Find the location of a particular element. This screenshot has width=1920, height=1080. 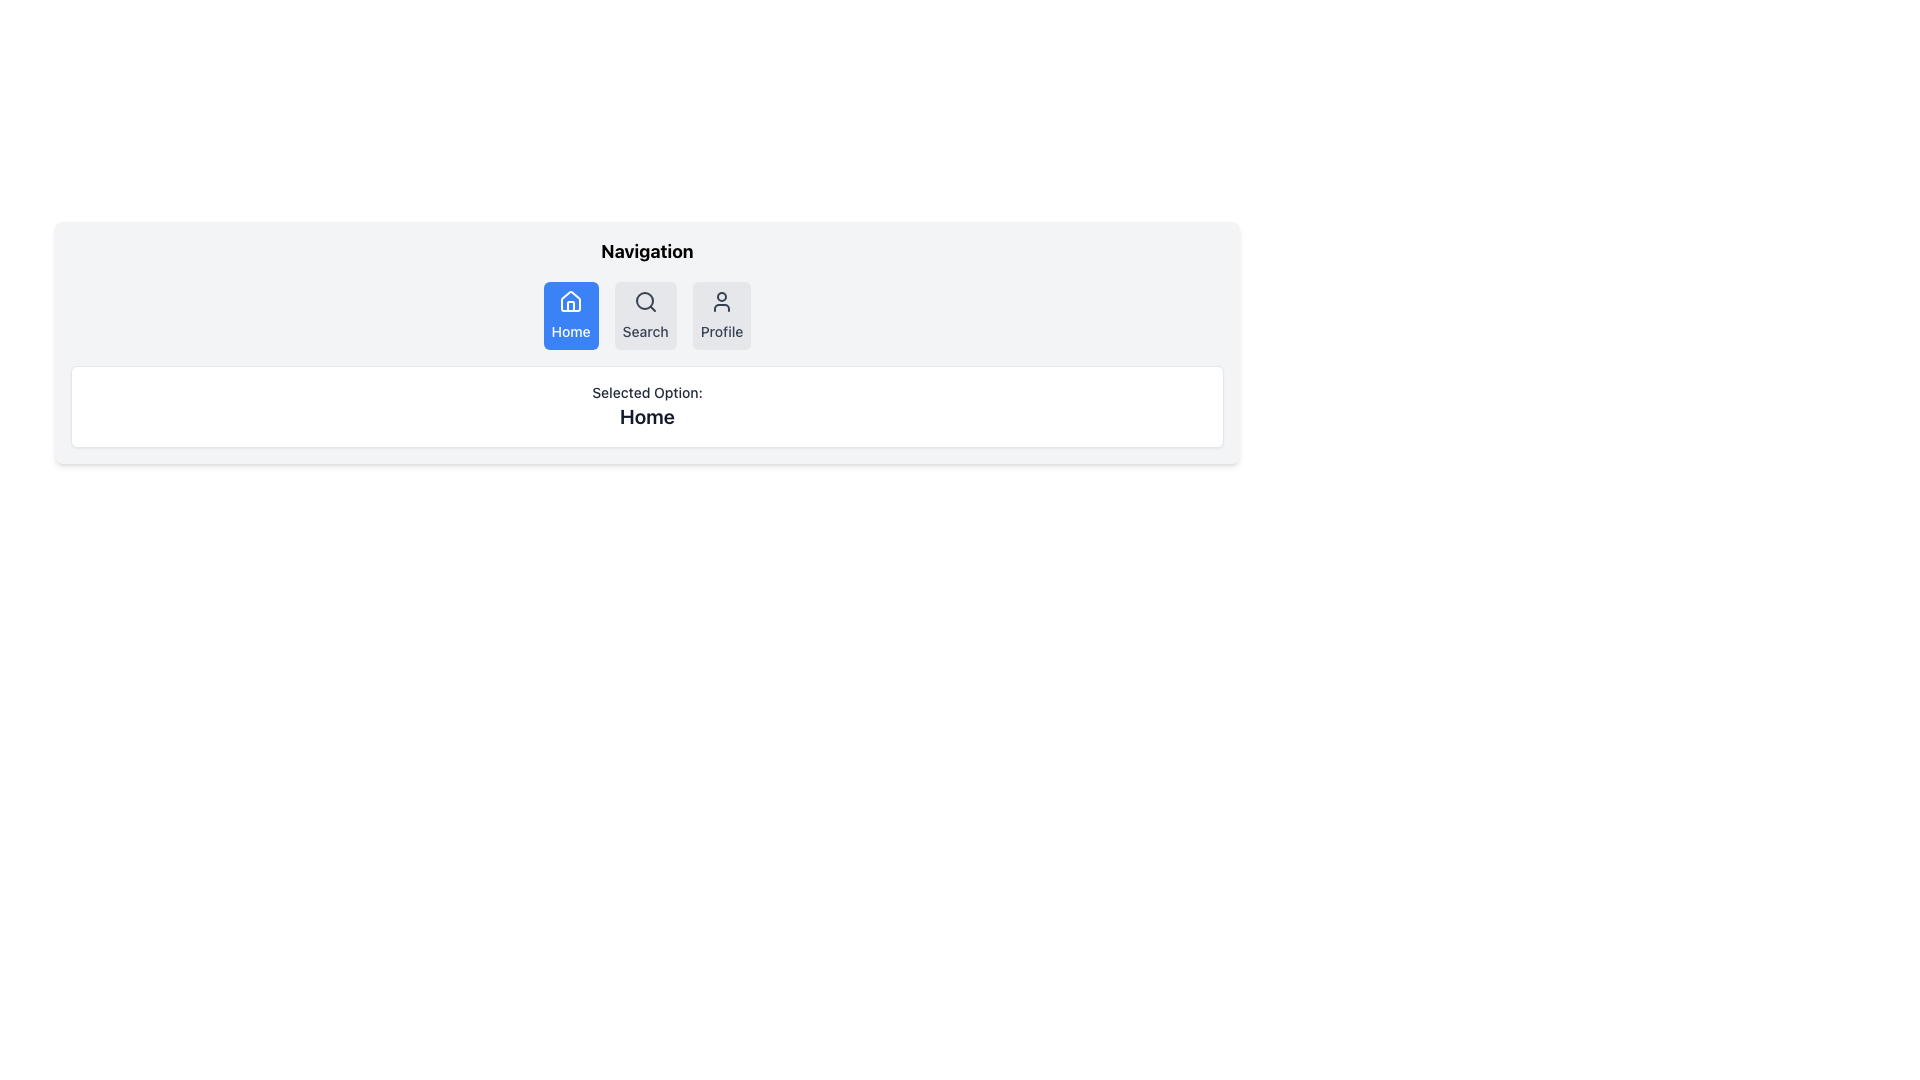

text content of the 'Home' label located within the first button of the navigation bar, which is identified by its blue background and house icon above it is located at coordinates (570, 330).